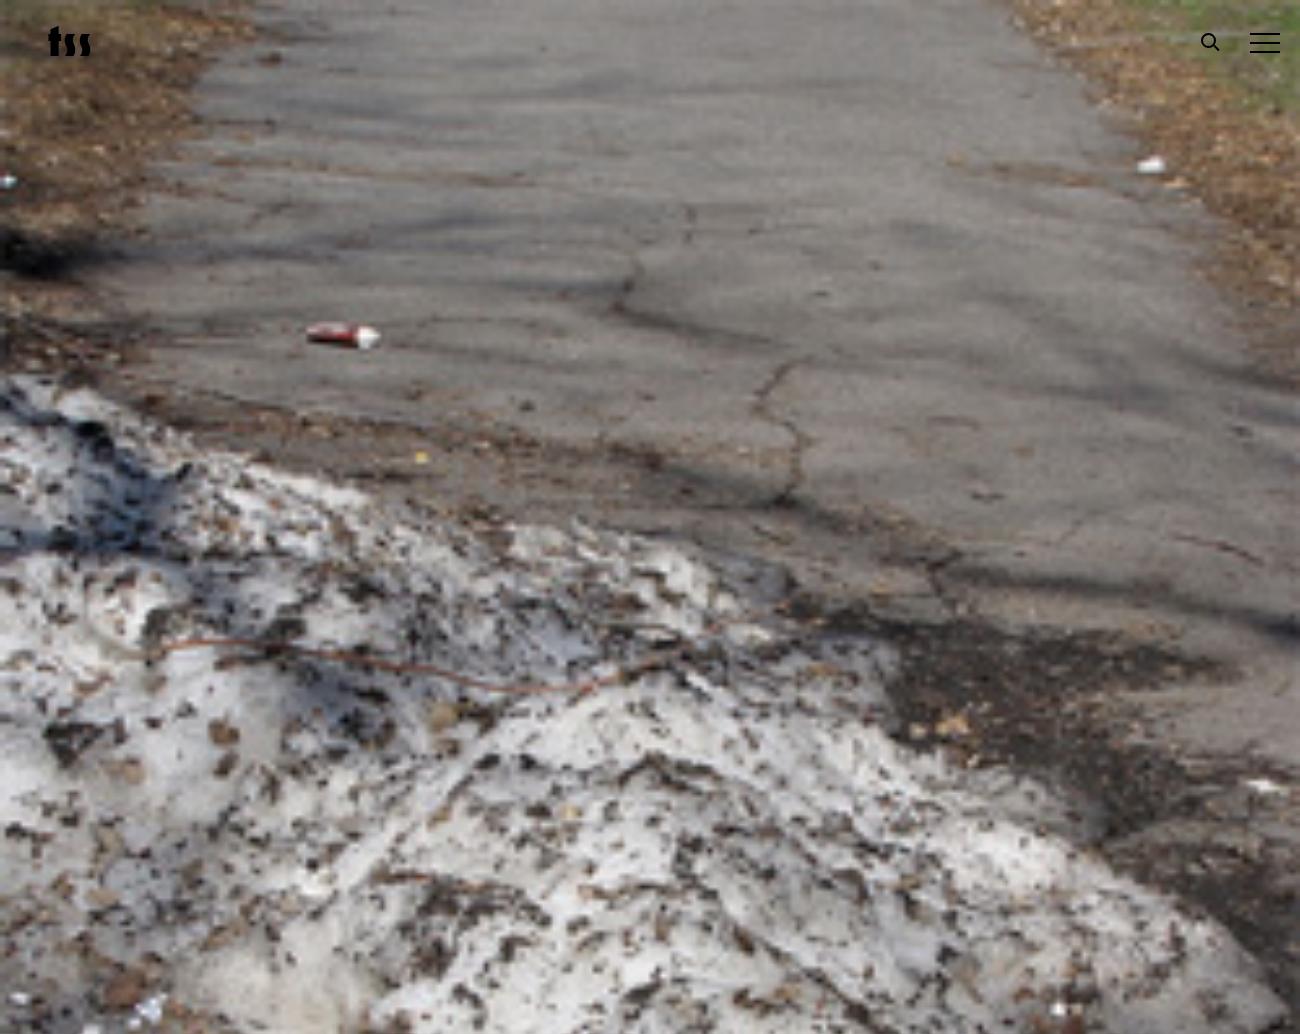  What do you see at coordinates (1086, 771) in the screenshot?
I see `'The Smart Set is published and supported by the Pennoni Honors College at Drexel University.'` at bounding box center [1086, 771].